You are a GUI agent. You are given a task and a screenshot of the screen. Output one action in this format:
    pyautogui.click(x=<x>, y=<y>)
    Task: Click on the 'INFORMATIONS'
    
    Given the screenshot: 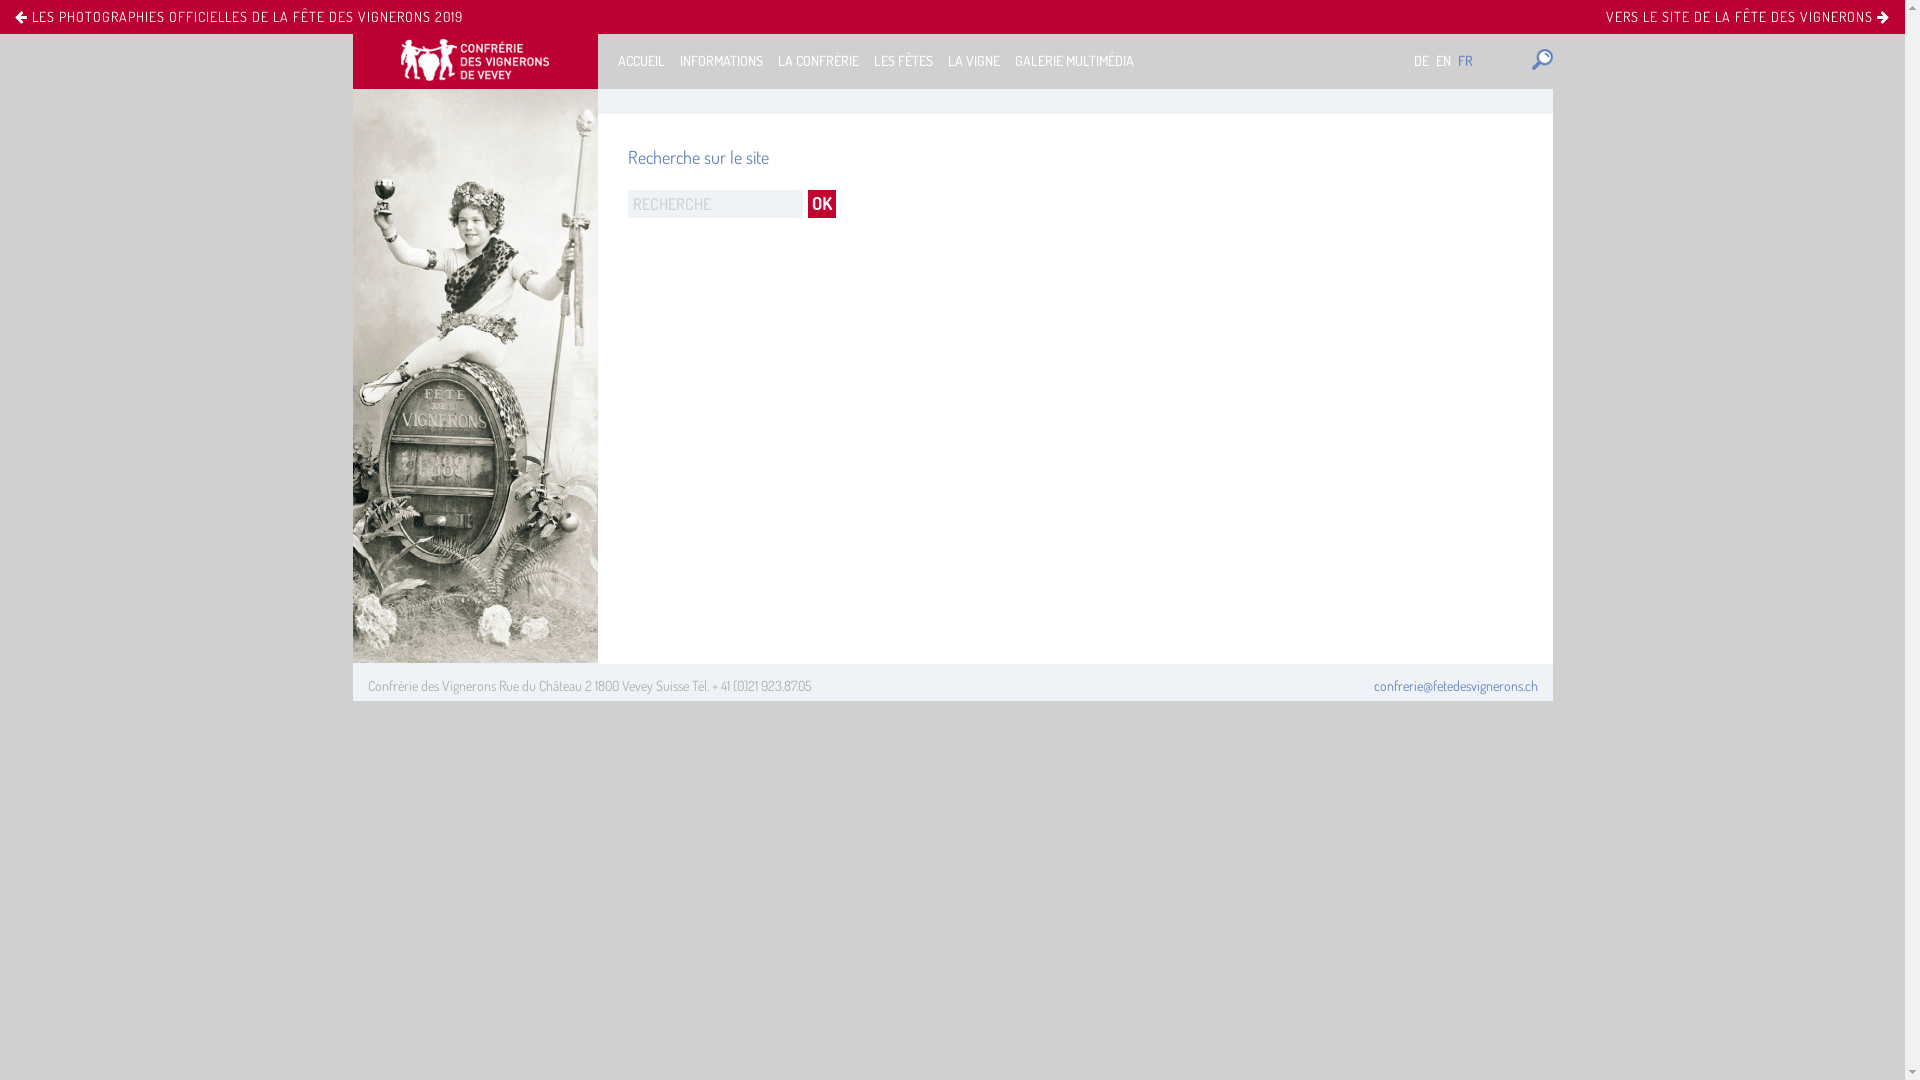 What is the action you would take?
    pyautogui.click(x=720, y=59)
    